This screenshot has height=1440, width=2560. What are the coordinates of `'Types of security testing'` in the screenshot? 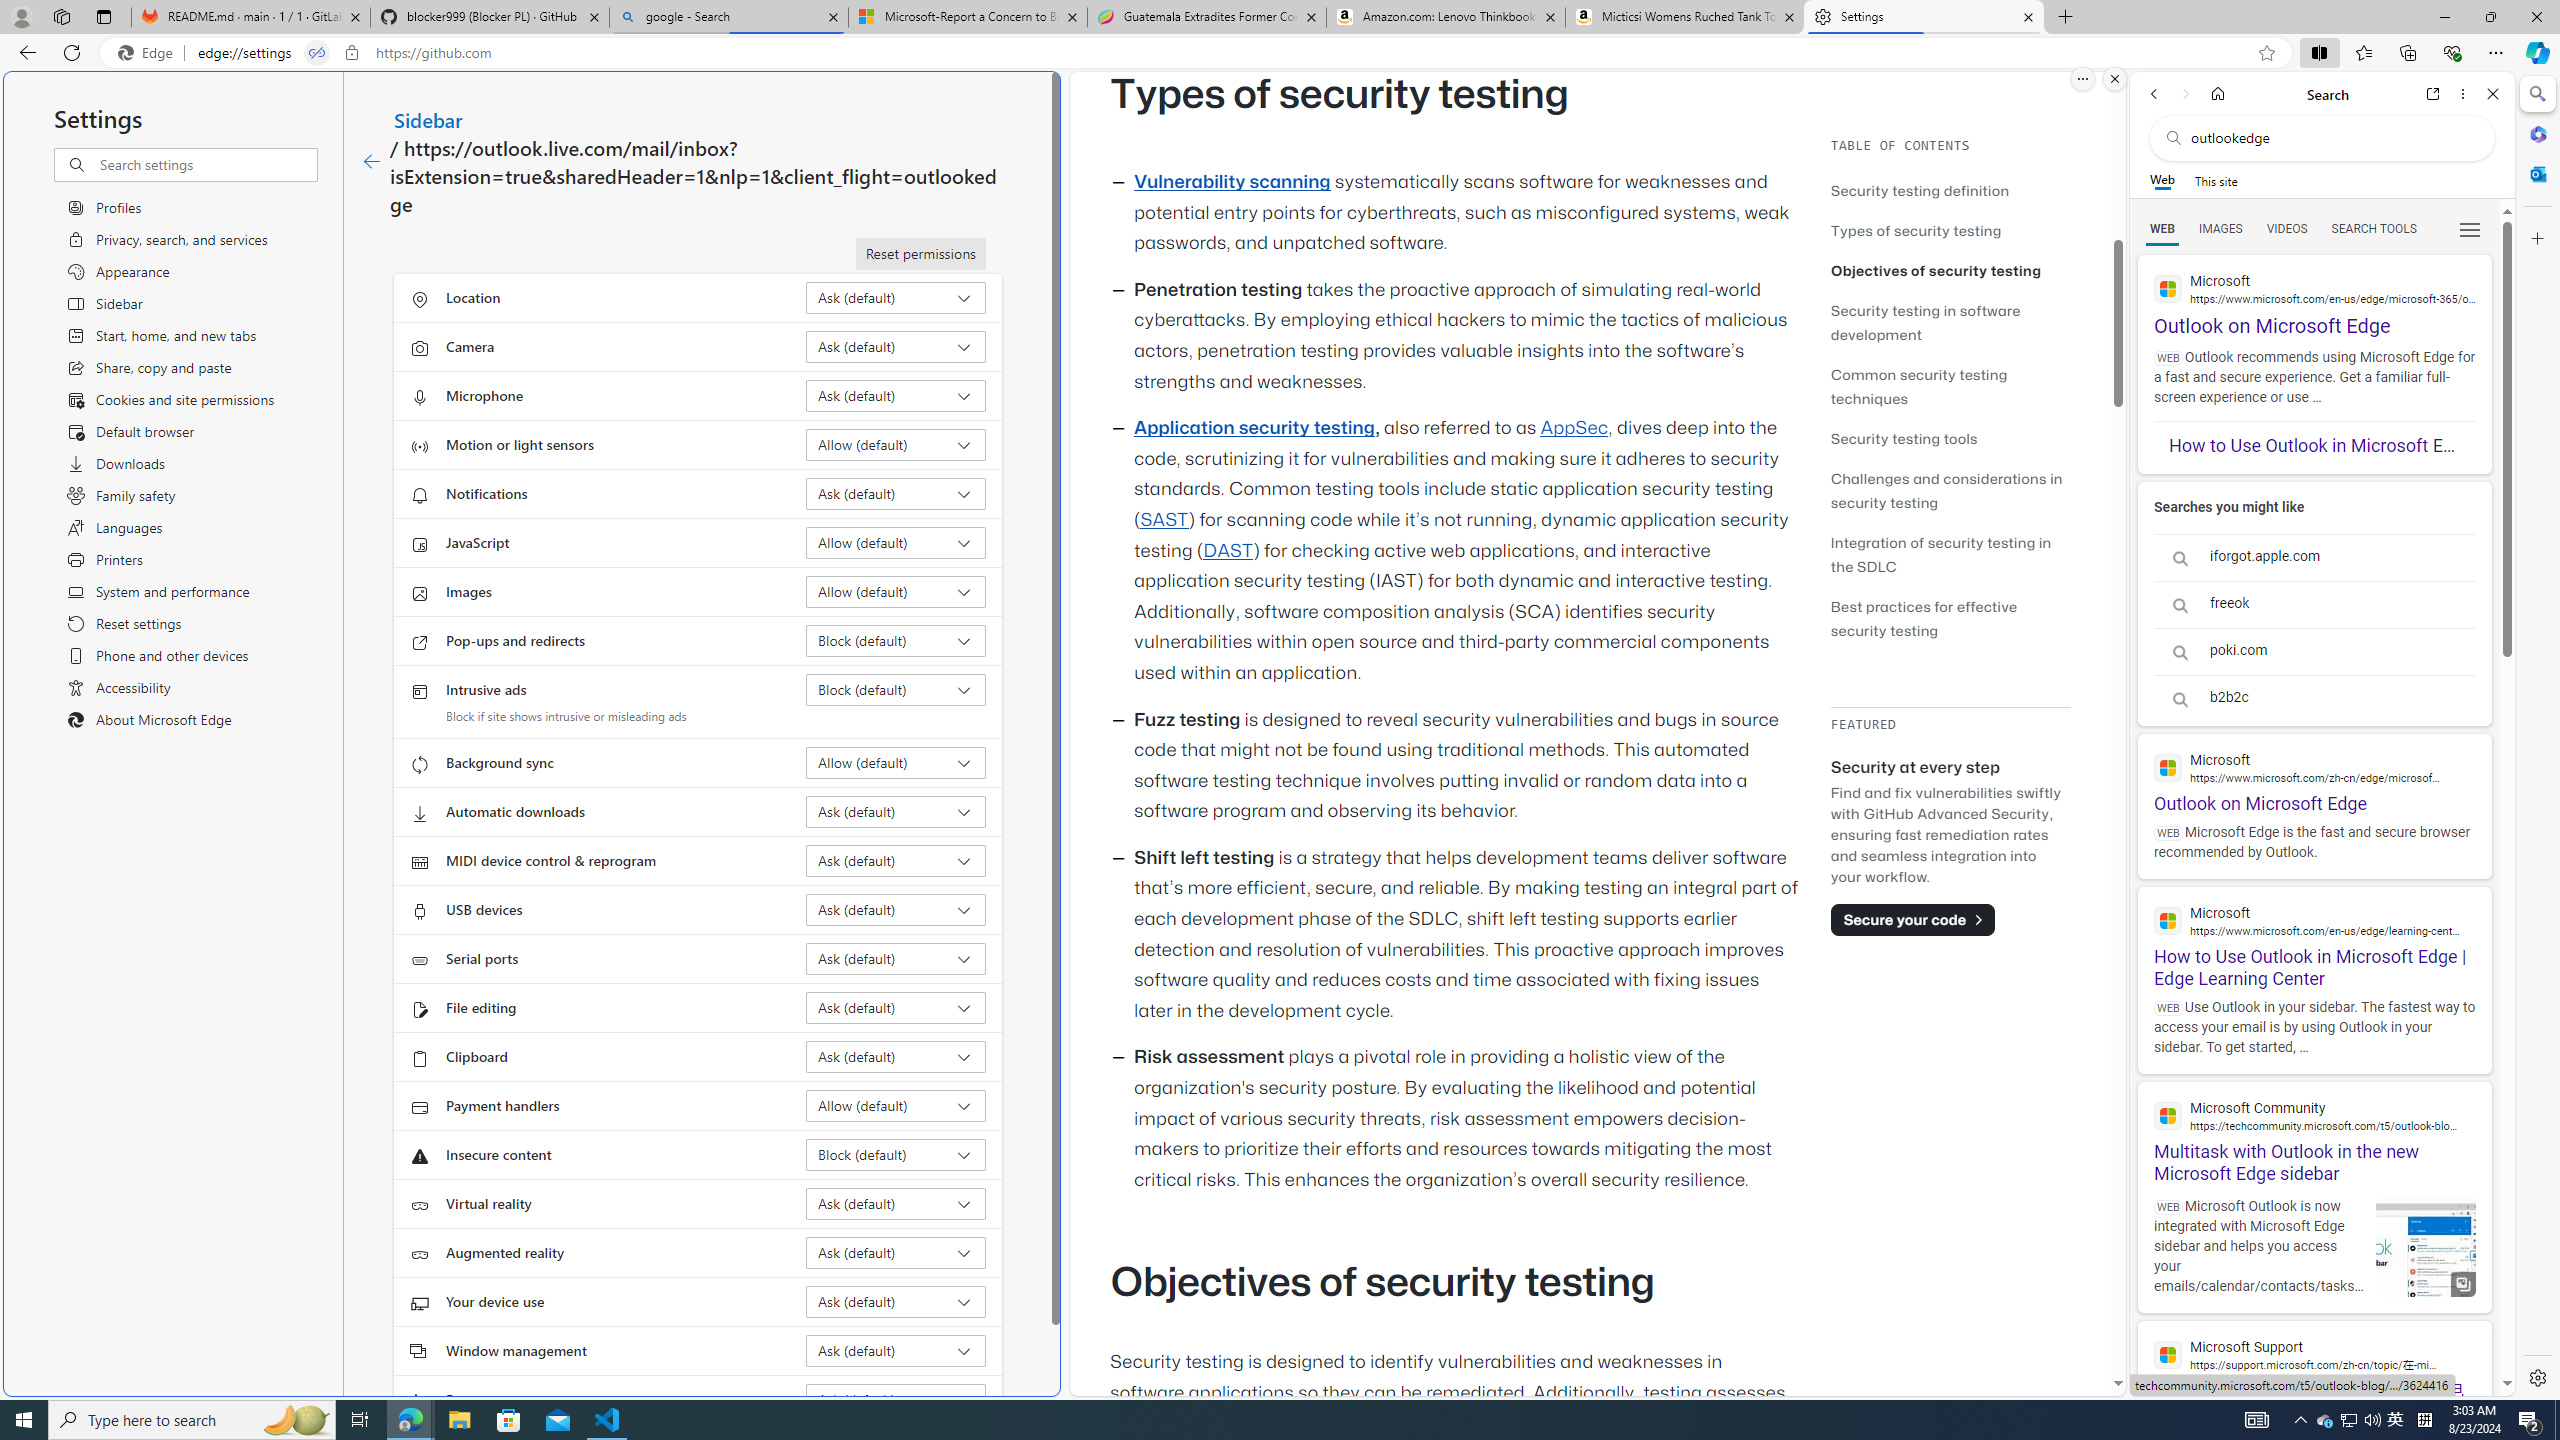 It's located at (1949, 229).